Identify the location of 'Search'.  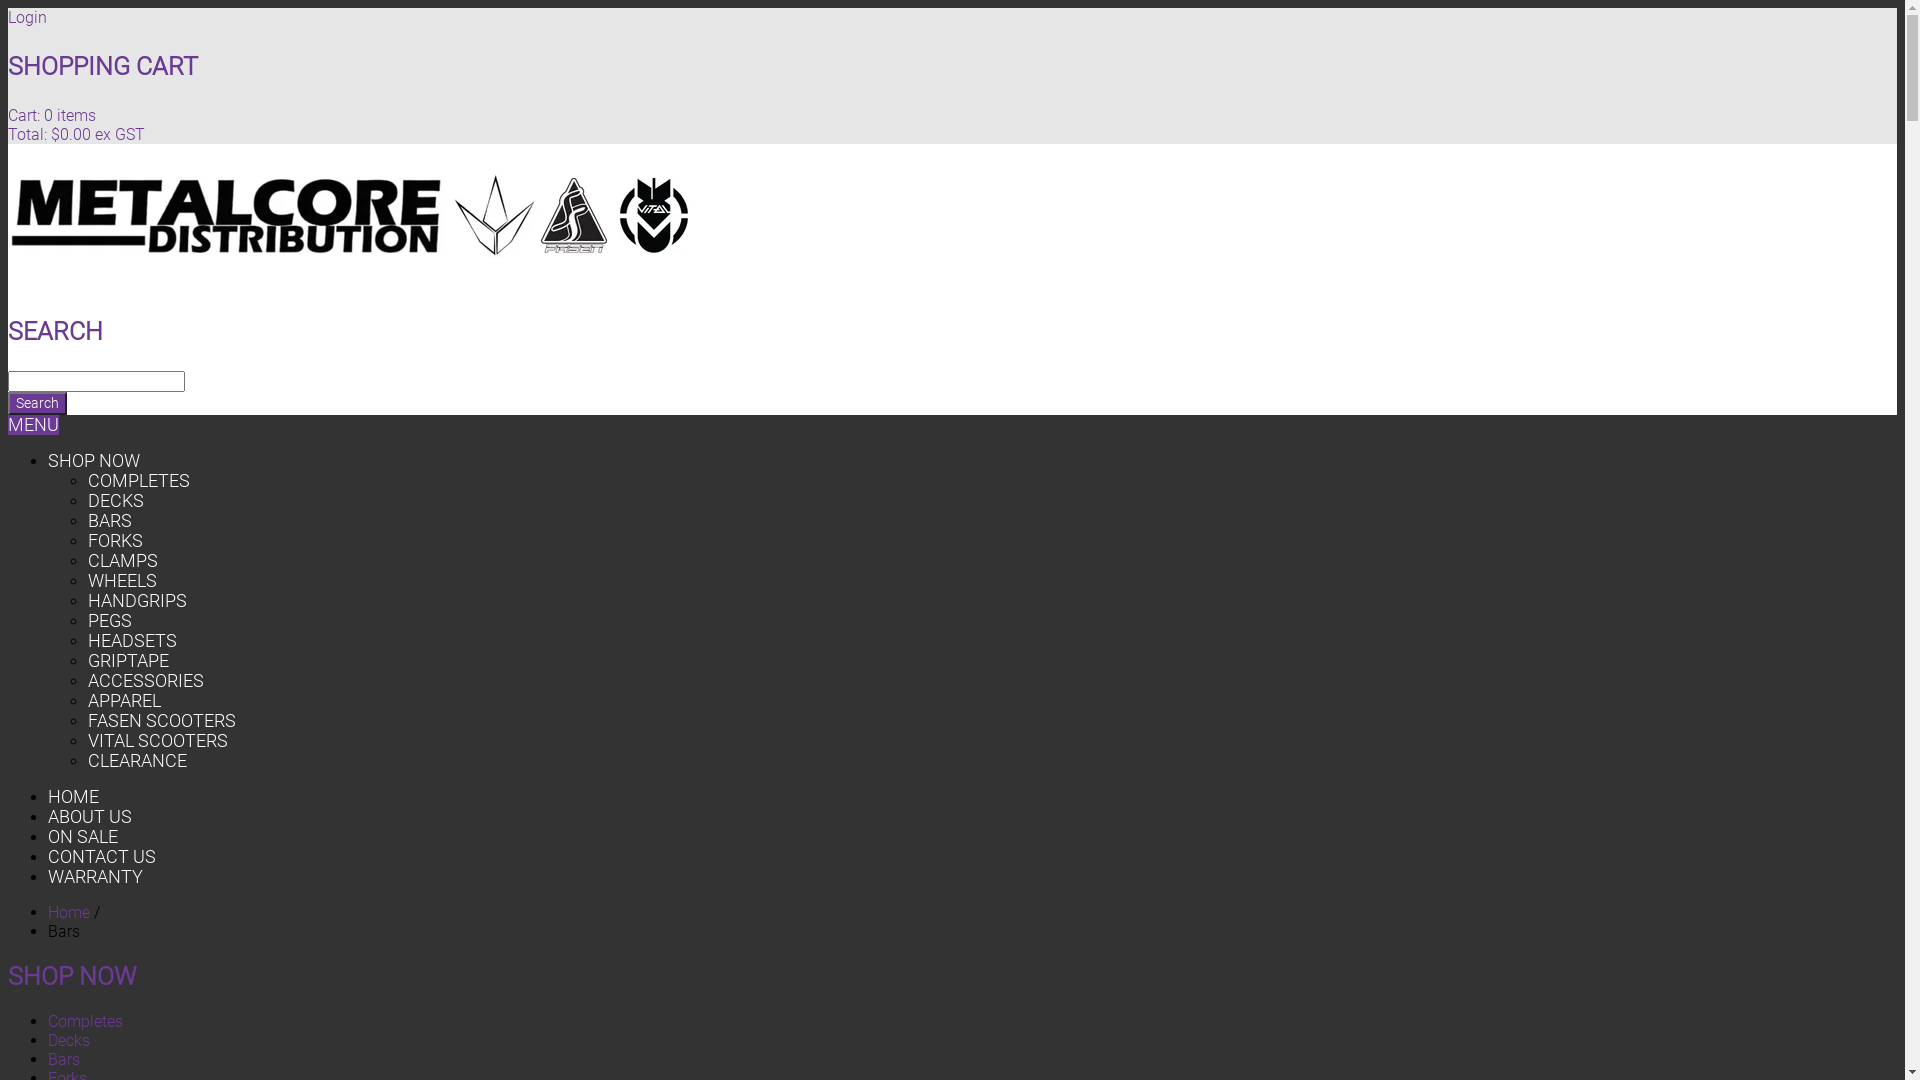
(37, 403).